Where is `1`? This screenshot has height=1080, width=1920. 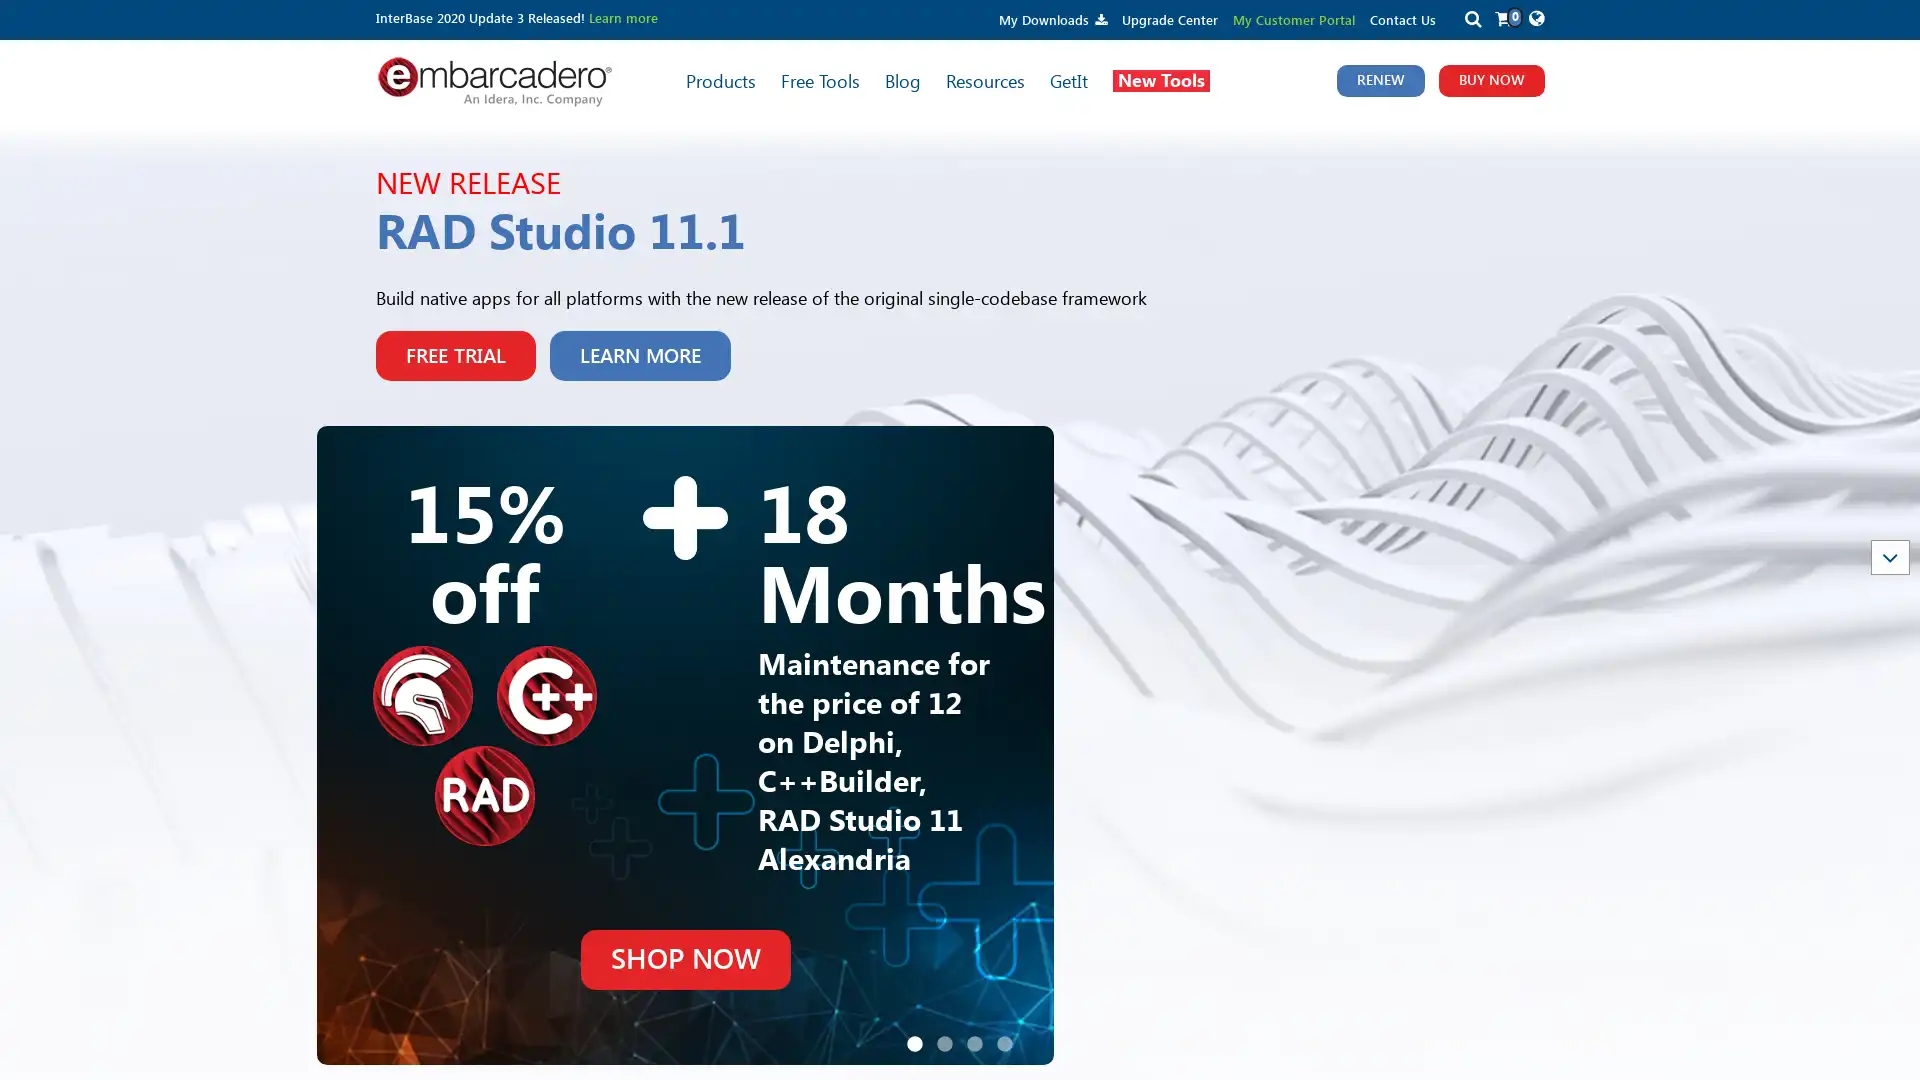 1 is located at coordinates (914, 849).